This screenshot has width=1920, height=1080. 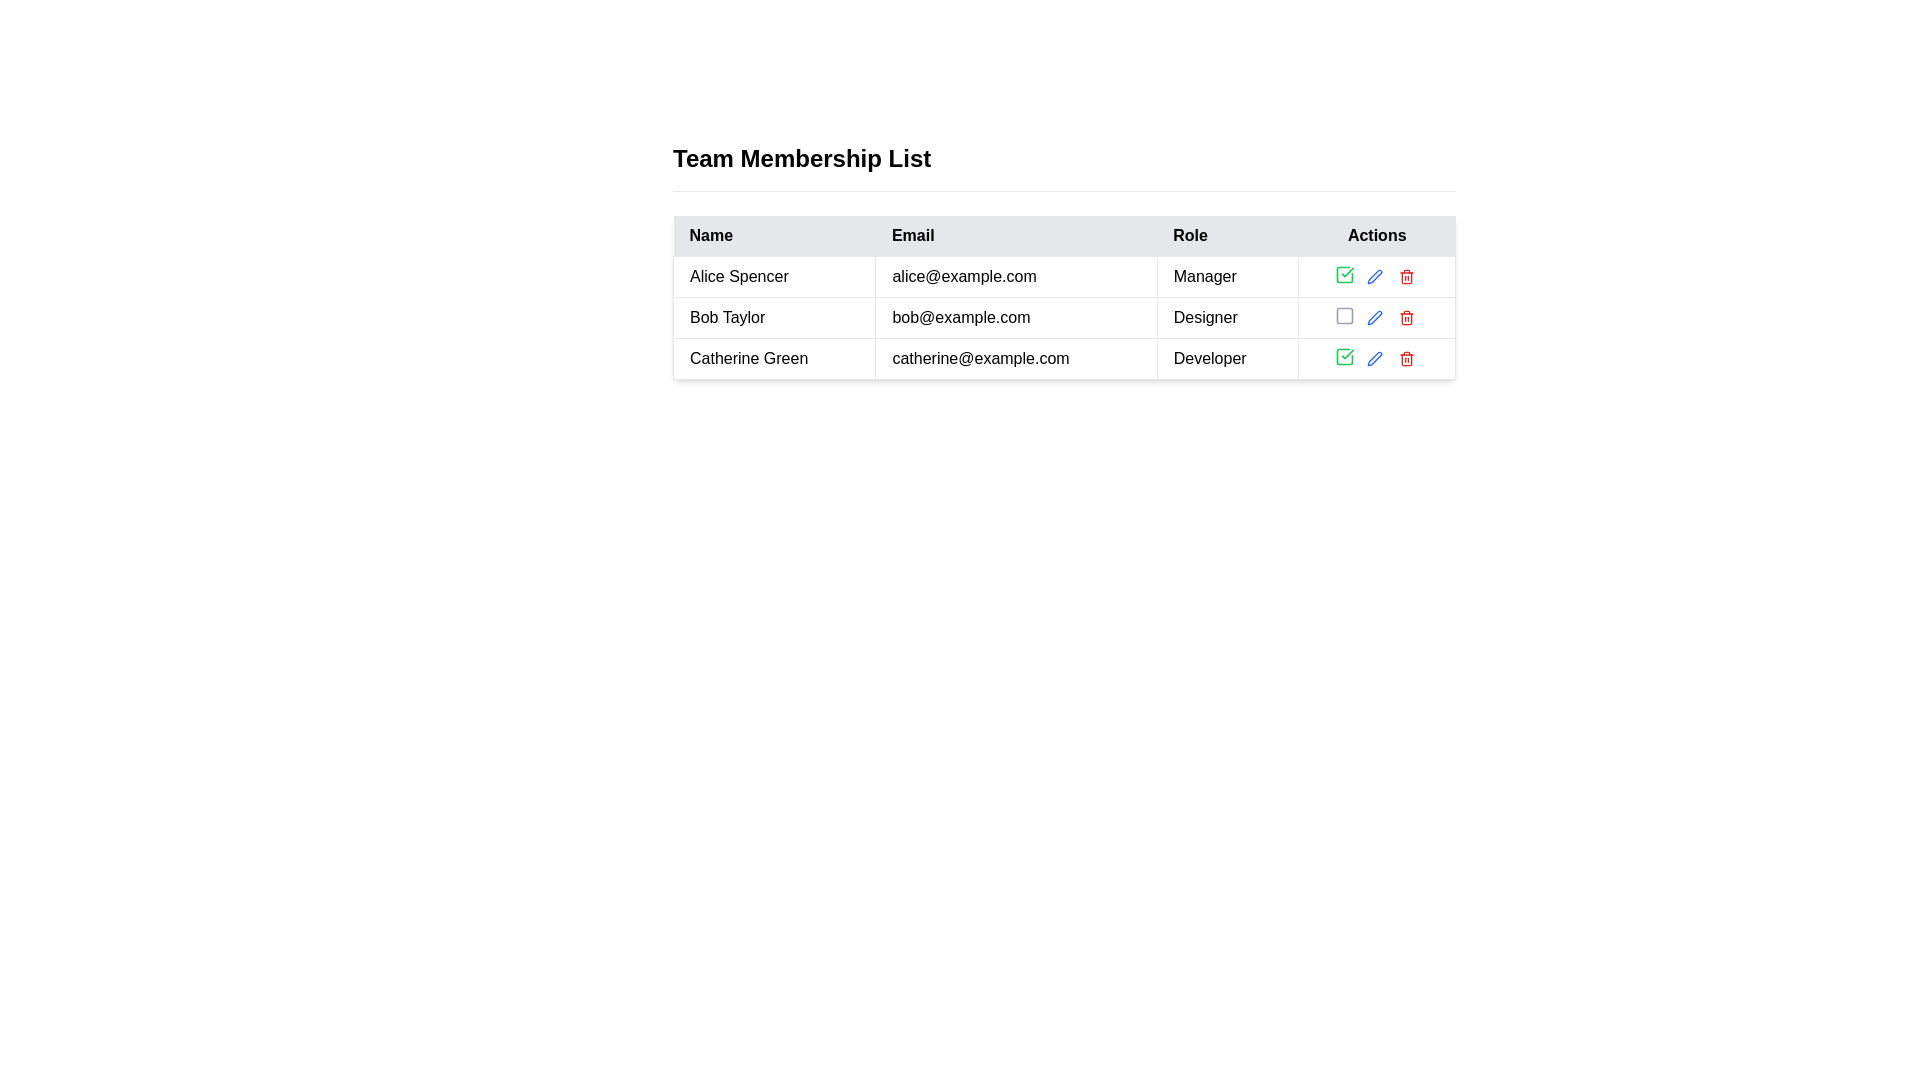 I want to click on information displayed in the 'Name' column of the second row in the team details table, which represents the name of a team member, so click(x=773, y=316).